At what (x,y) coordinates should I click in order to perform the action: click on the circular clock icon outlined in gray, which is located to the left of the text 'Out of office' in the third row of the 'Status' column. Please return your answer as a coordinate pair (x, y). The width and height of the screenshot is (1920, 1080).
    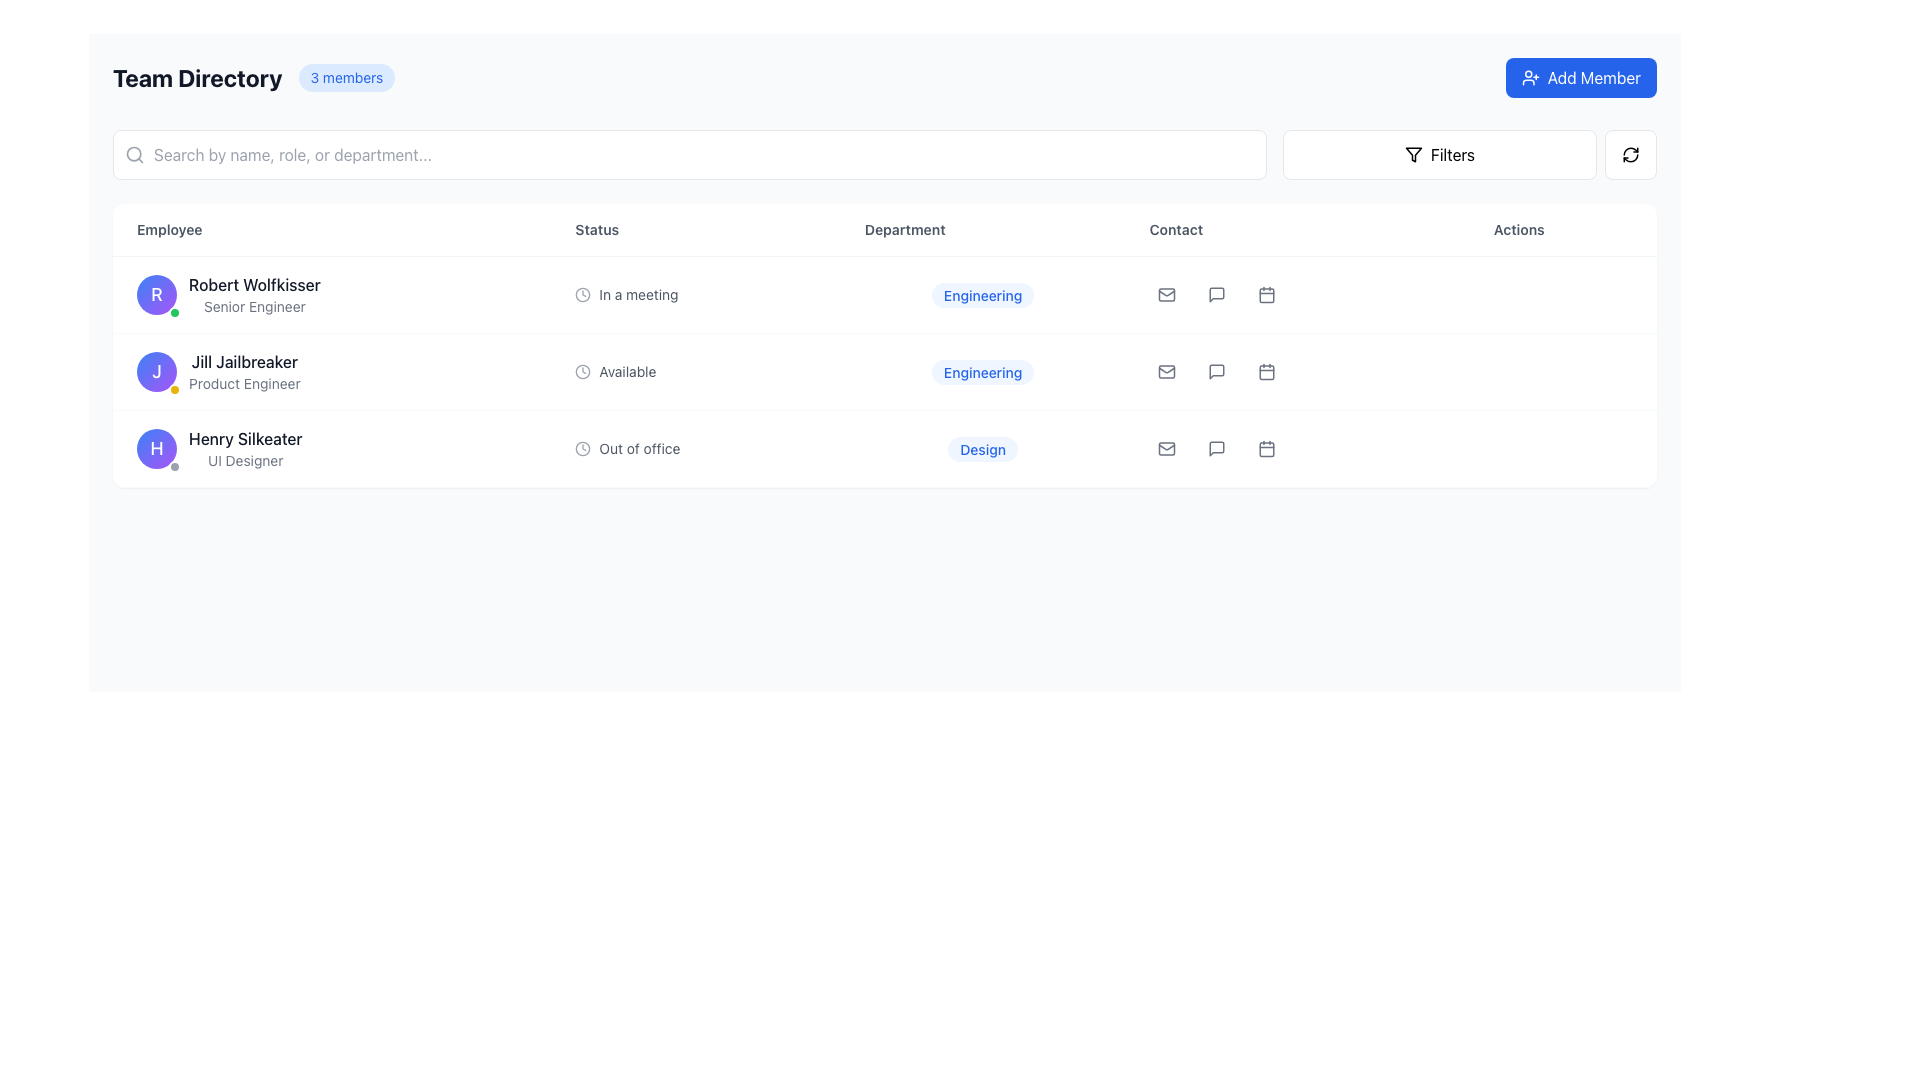
    Looking at the image, I should click on (582, 447).